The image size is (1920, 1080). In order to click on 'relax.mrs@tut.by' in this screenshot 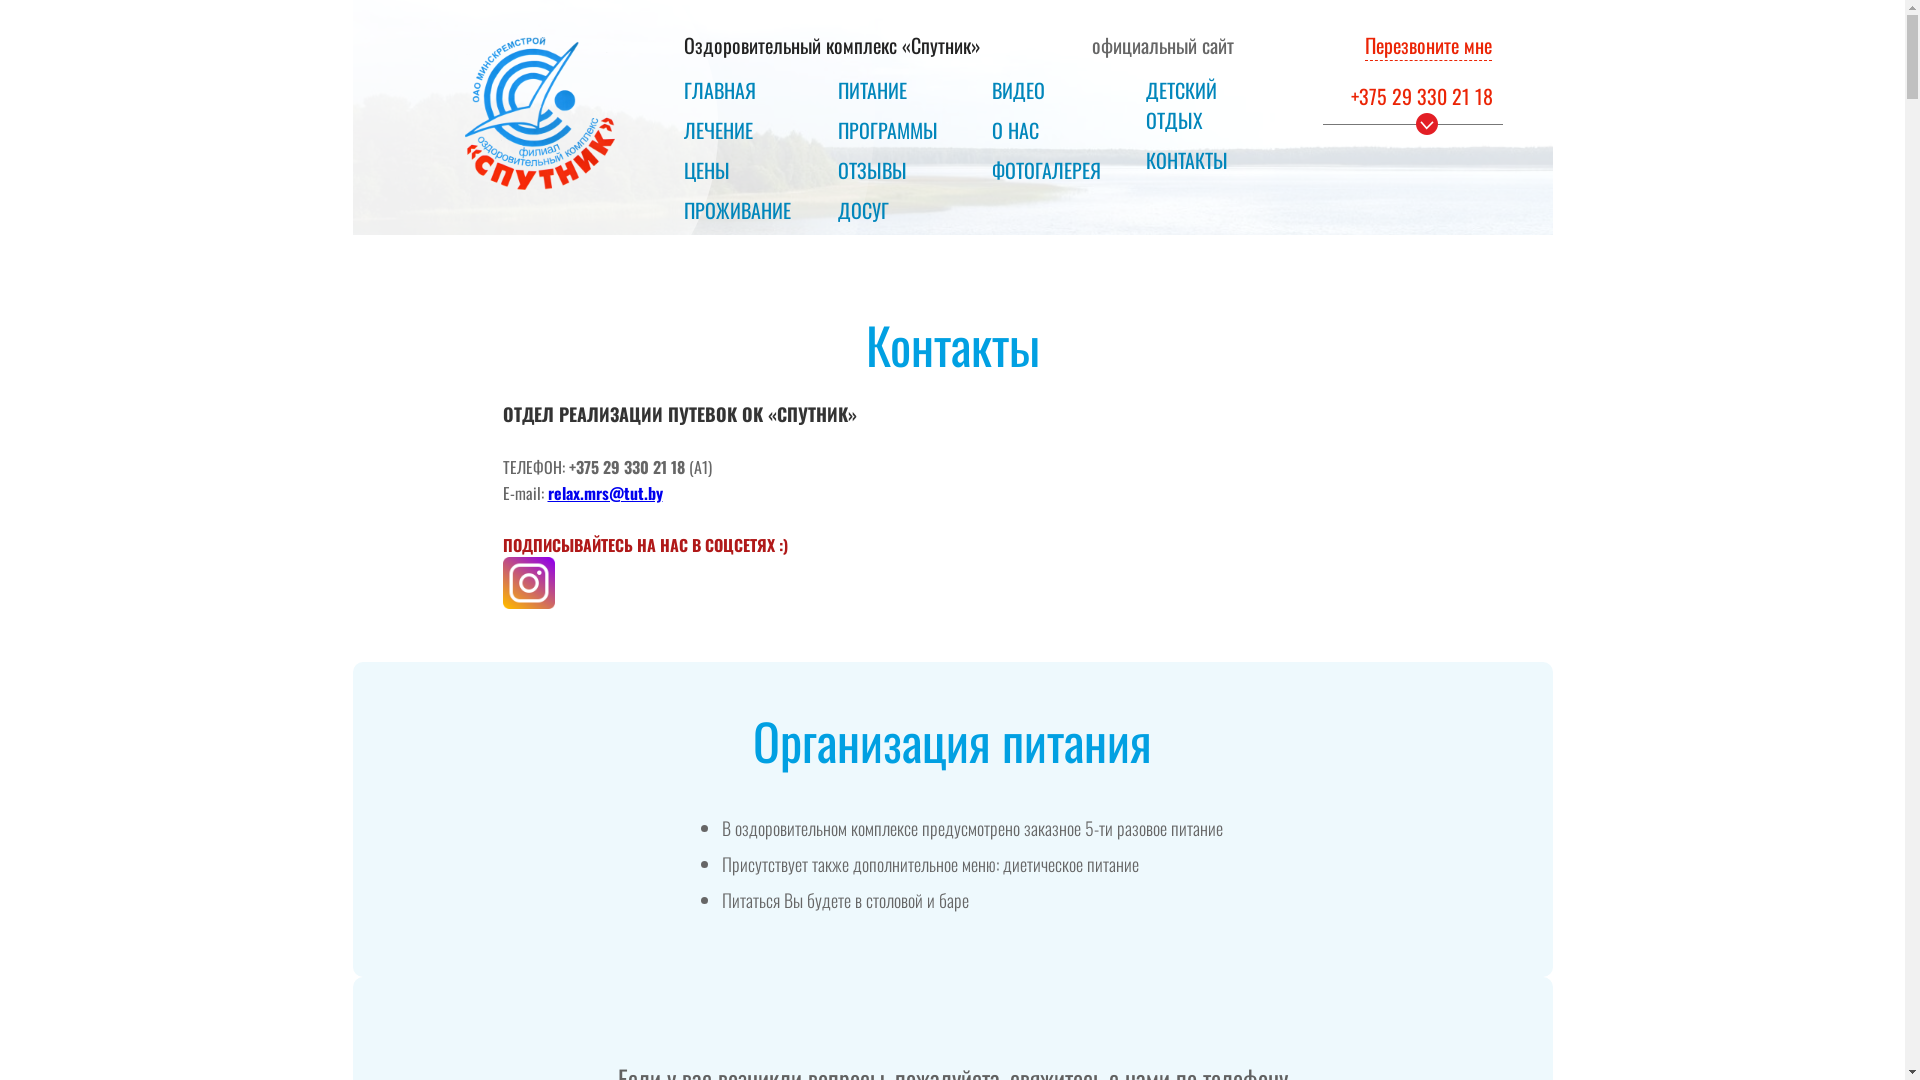, I will do `click(604, 492)`.